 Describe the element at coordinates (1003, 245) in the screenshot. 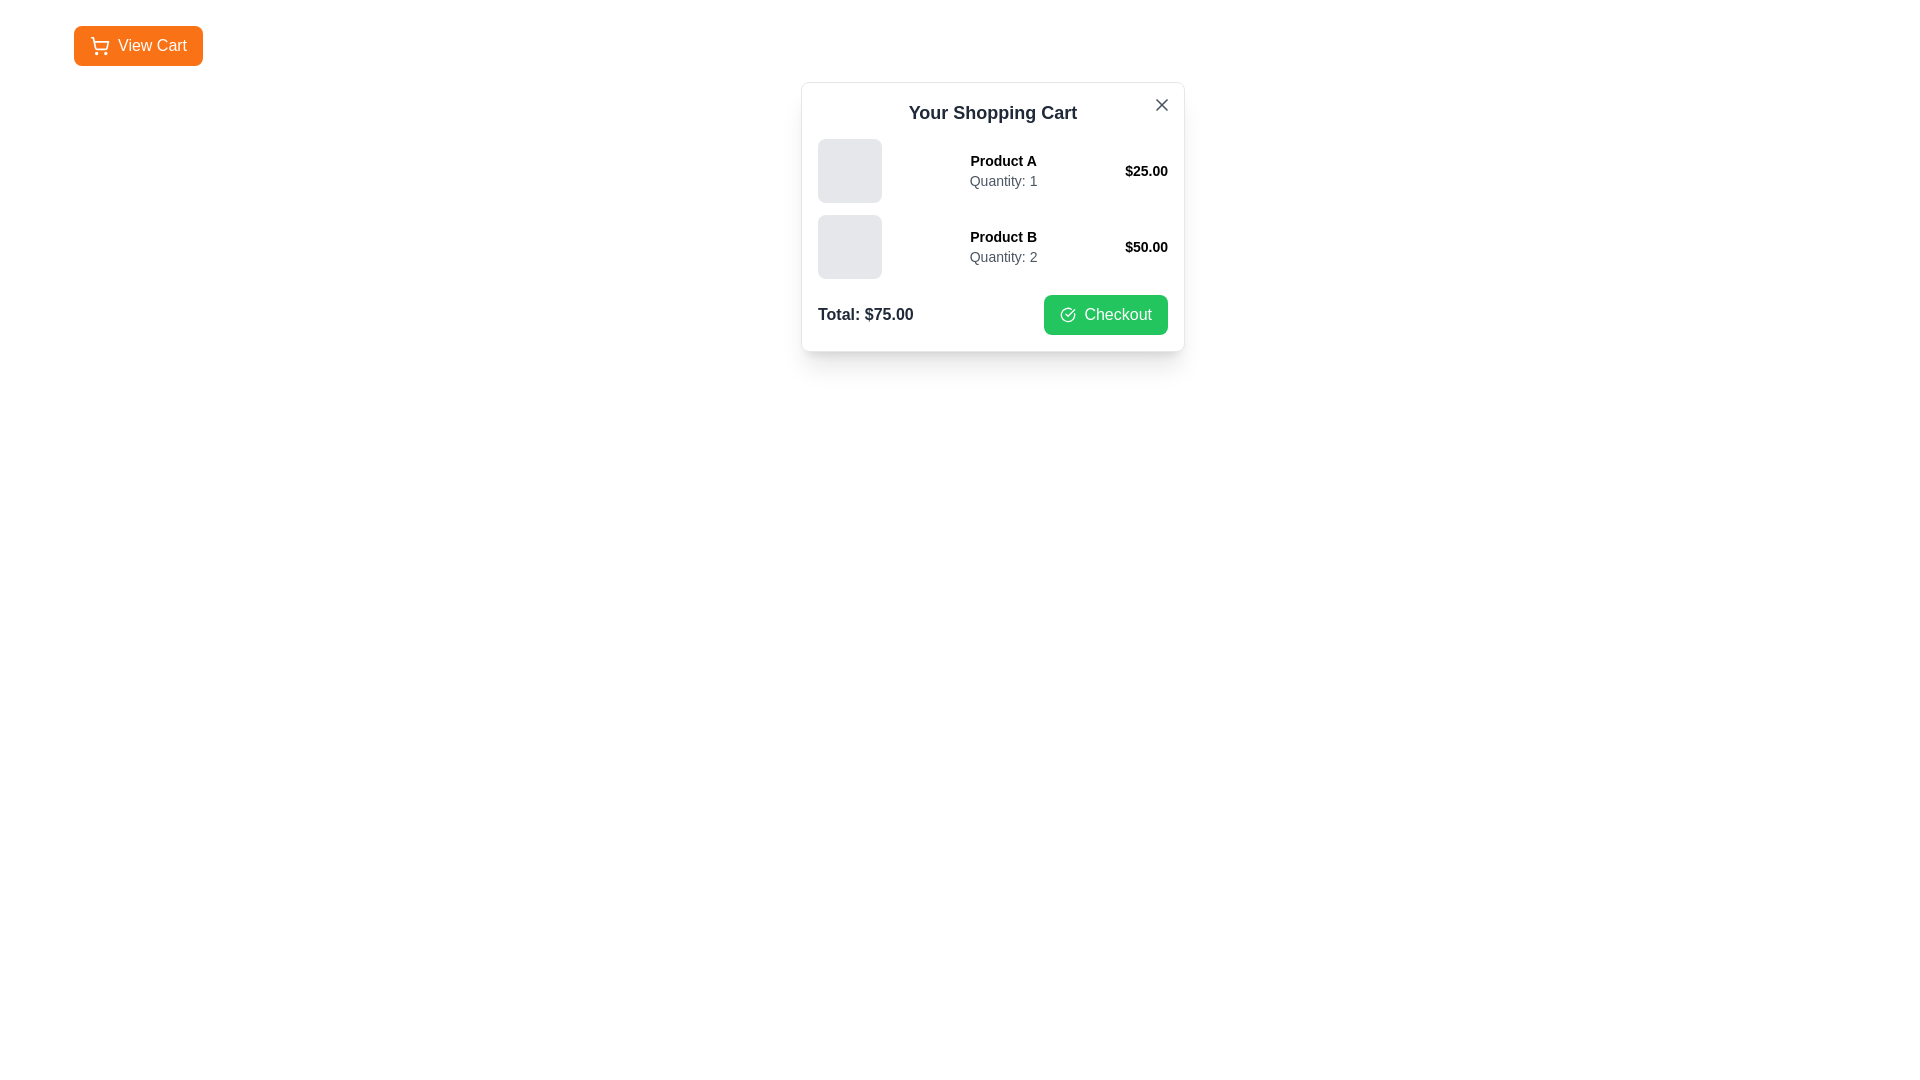

I see `the Text block displaying 'Product B' and 'Quantity: 2', which is the second item in the shopping cart list` at that location.